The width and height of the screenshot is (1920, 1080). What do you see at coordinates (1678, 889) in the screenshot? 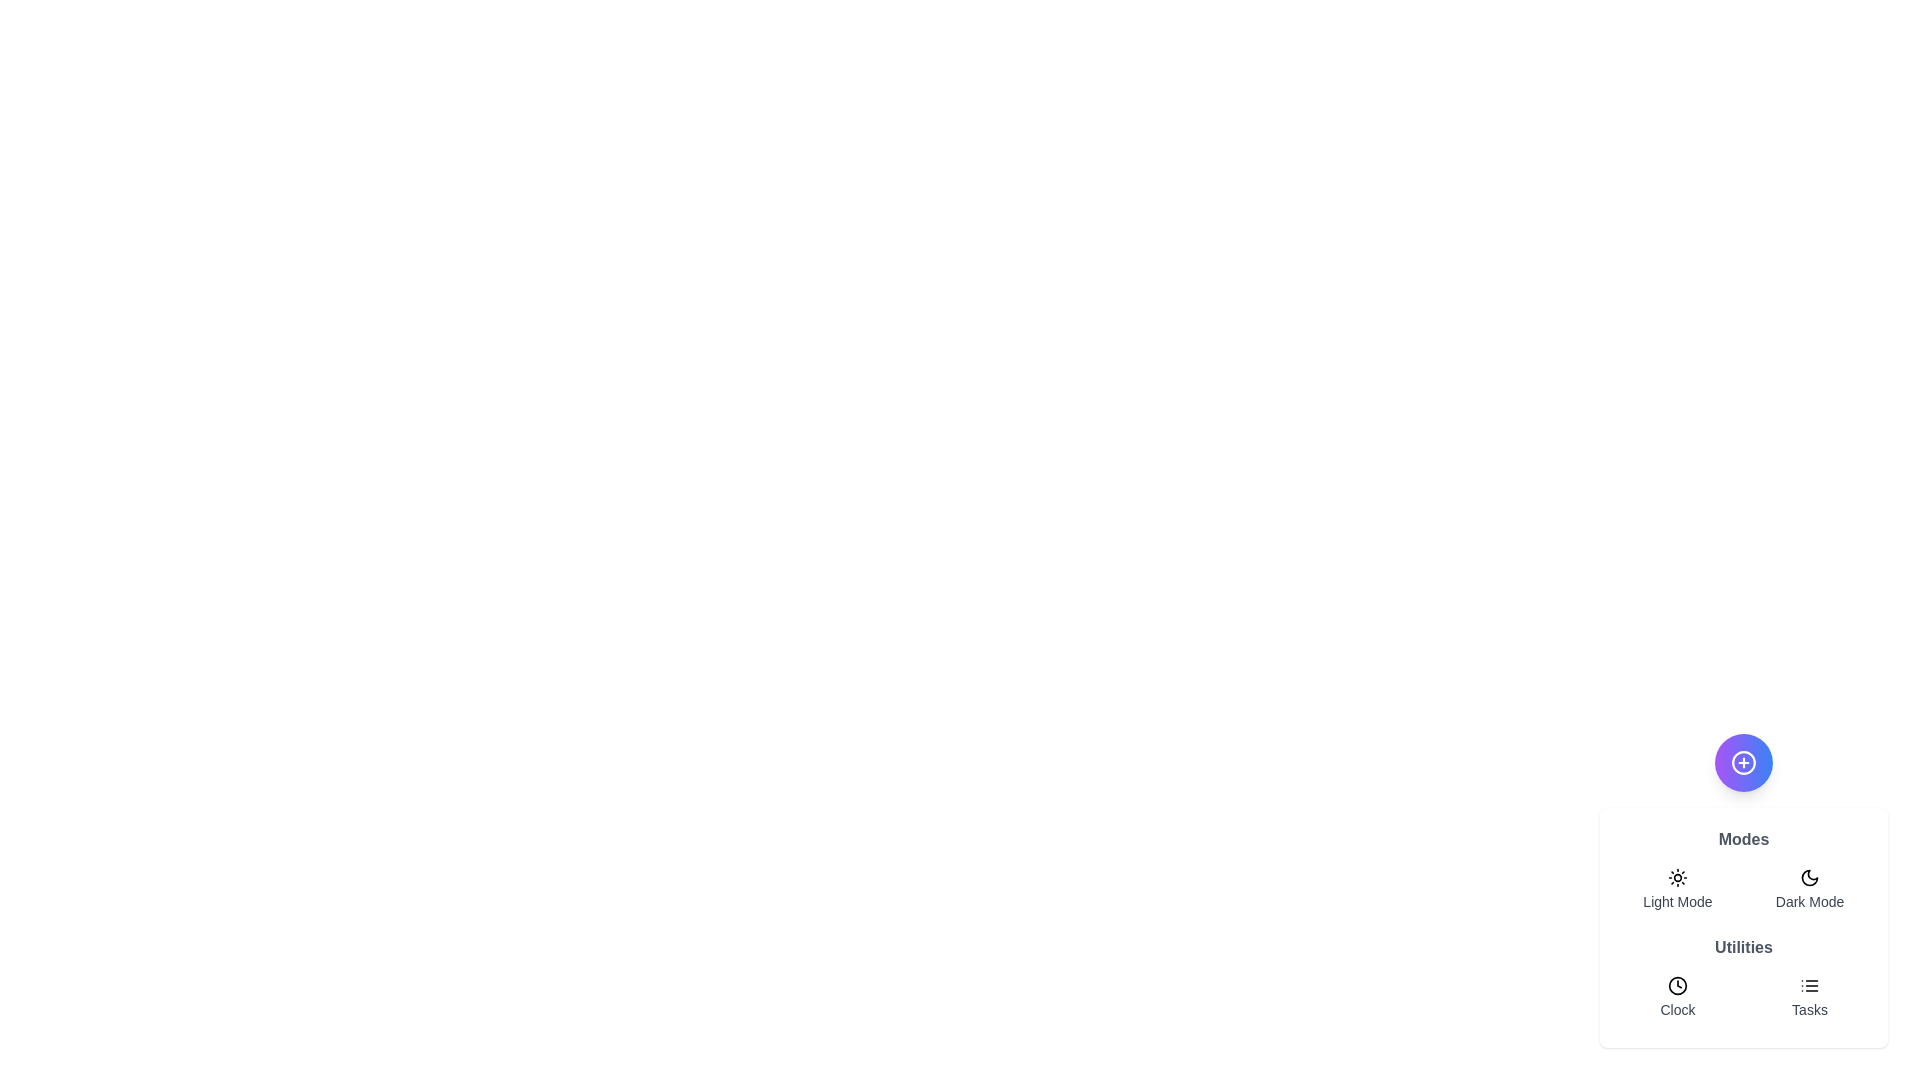
I see `the 'Light Mode' button to select it` at bounding box center [1678, 889].